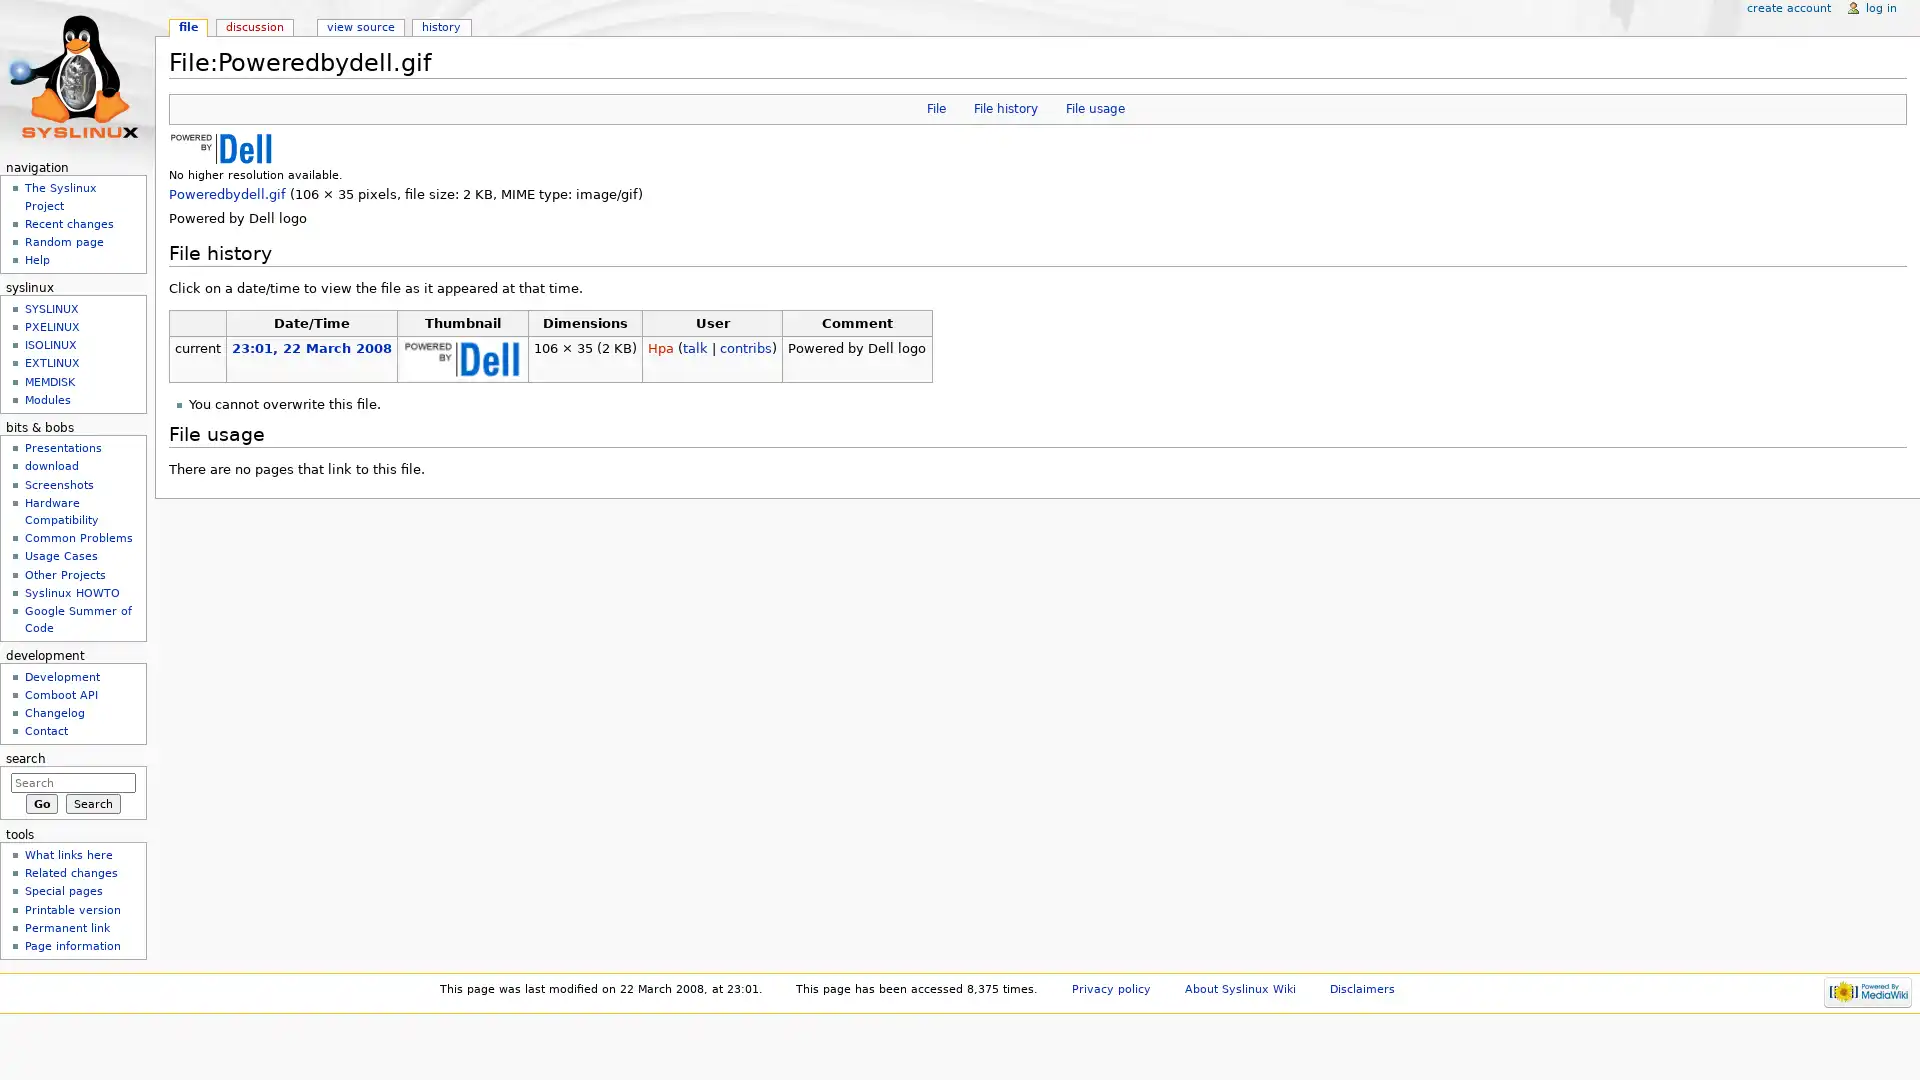  I want to click on Go, so click(41, 802).